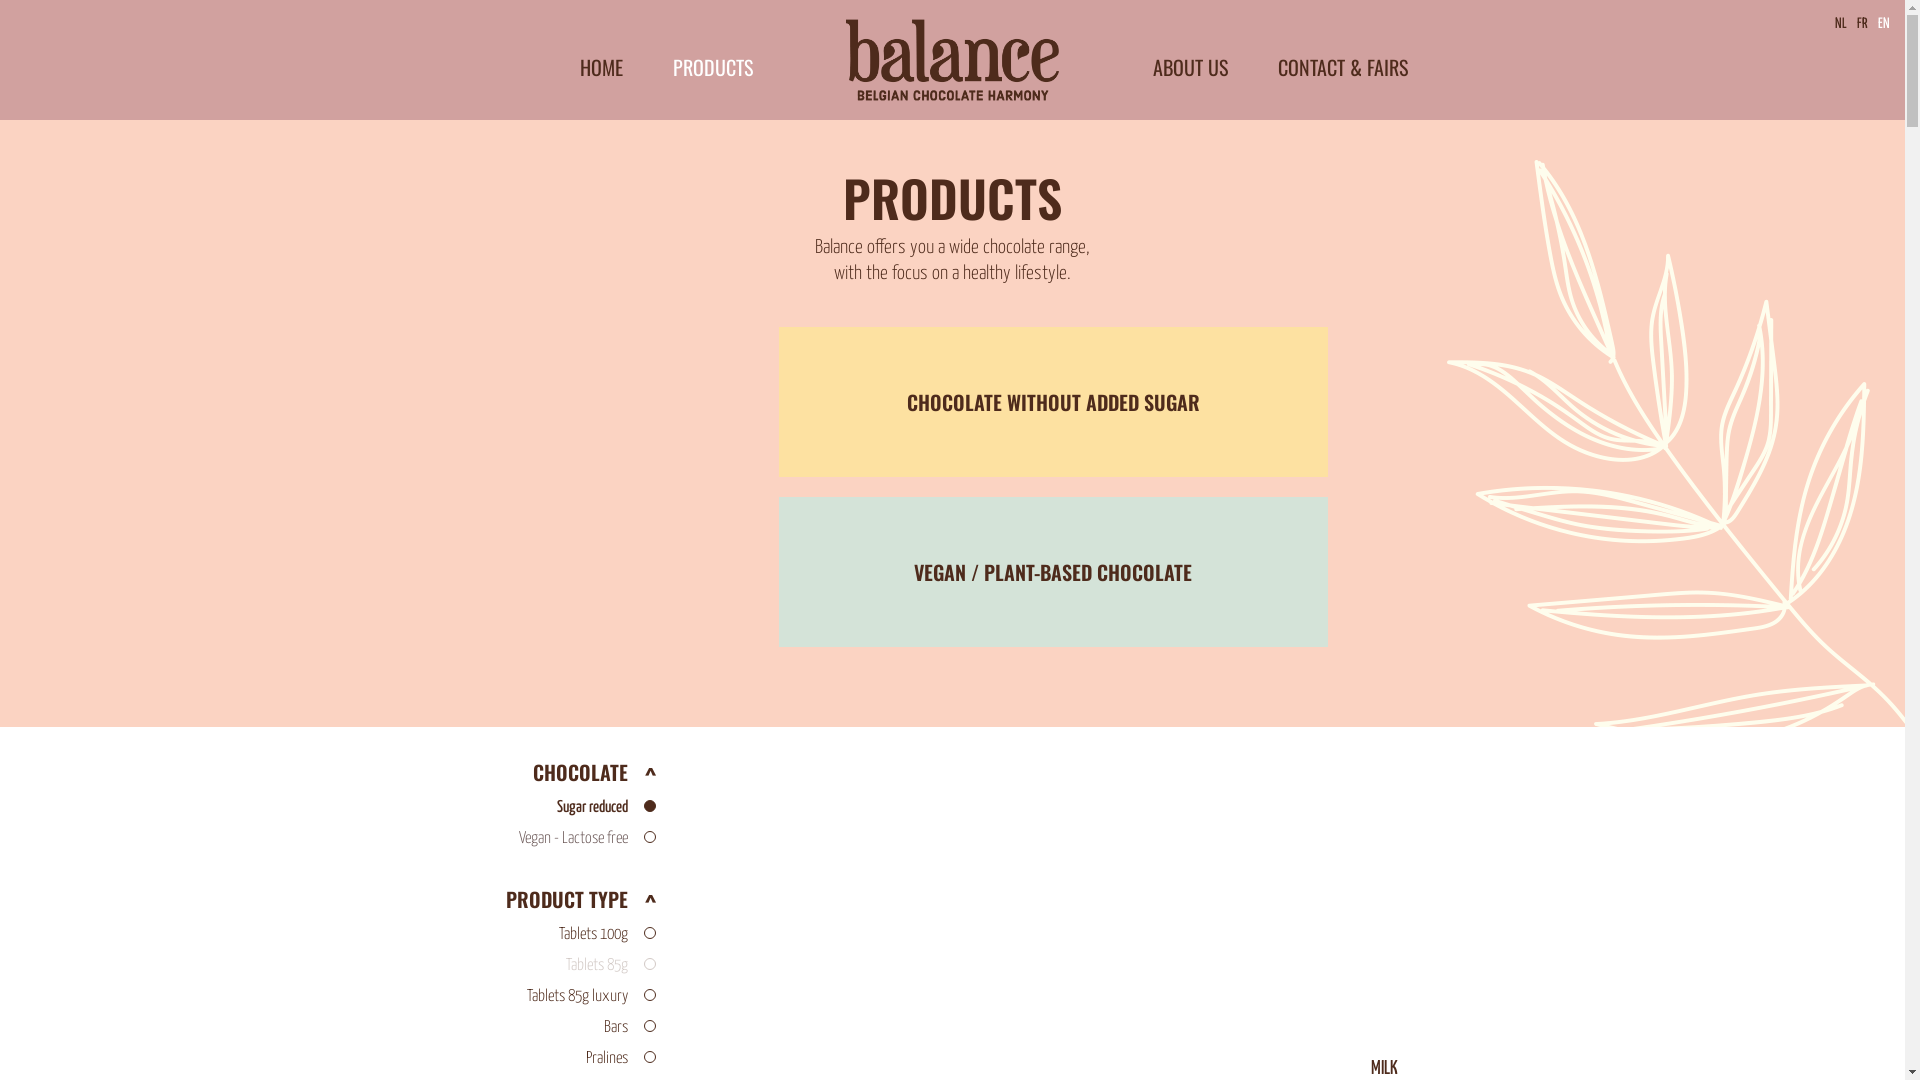 This screenshot has width=1920, height=1080. I want to click on 'Tablets 100g', so click(524, 934).